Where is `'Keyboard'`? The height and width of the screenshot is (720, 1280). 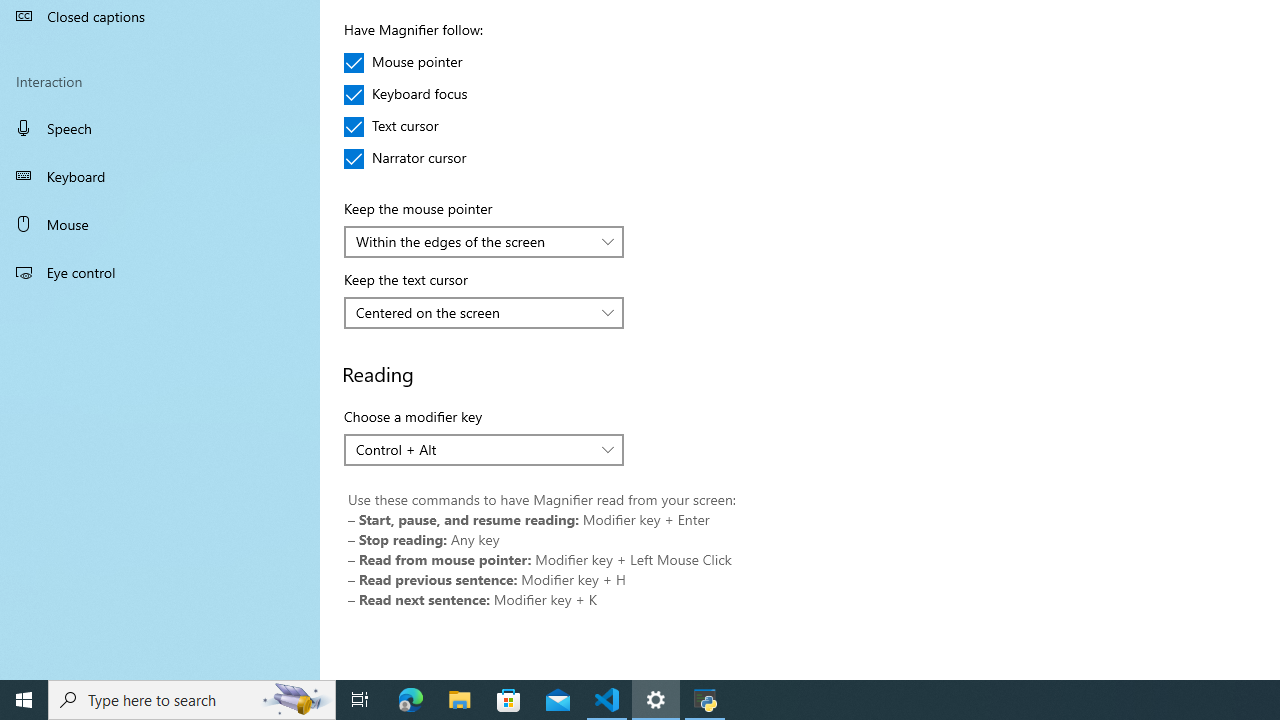 'Keyboard' is located at coordinates (160, 175).